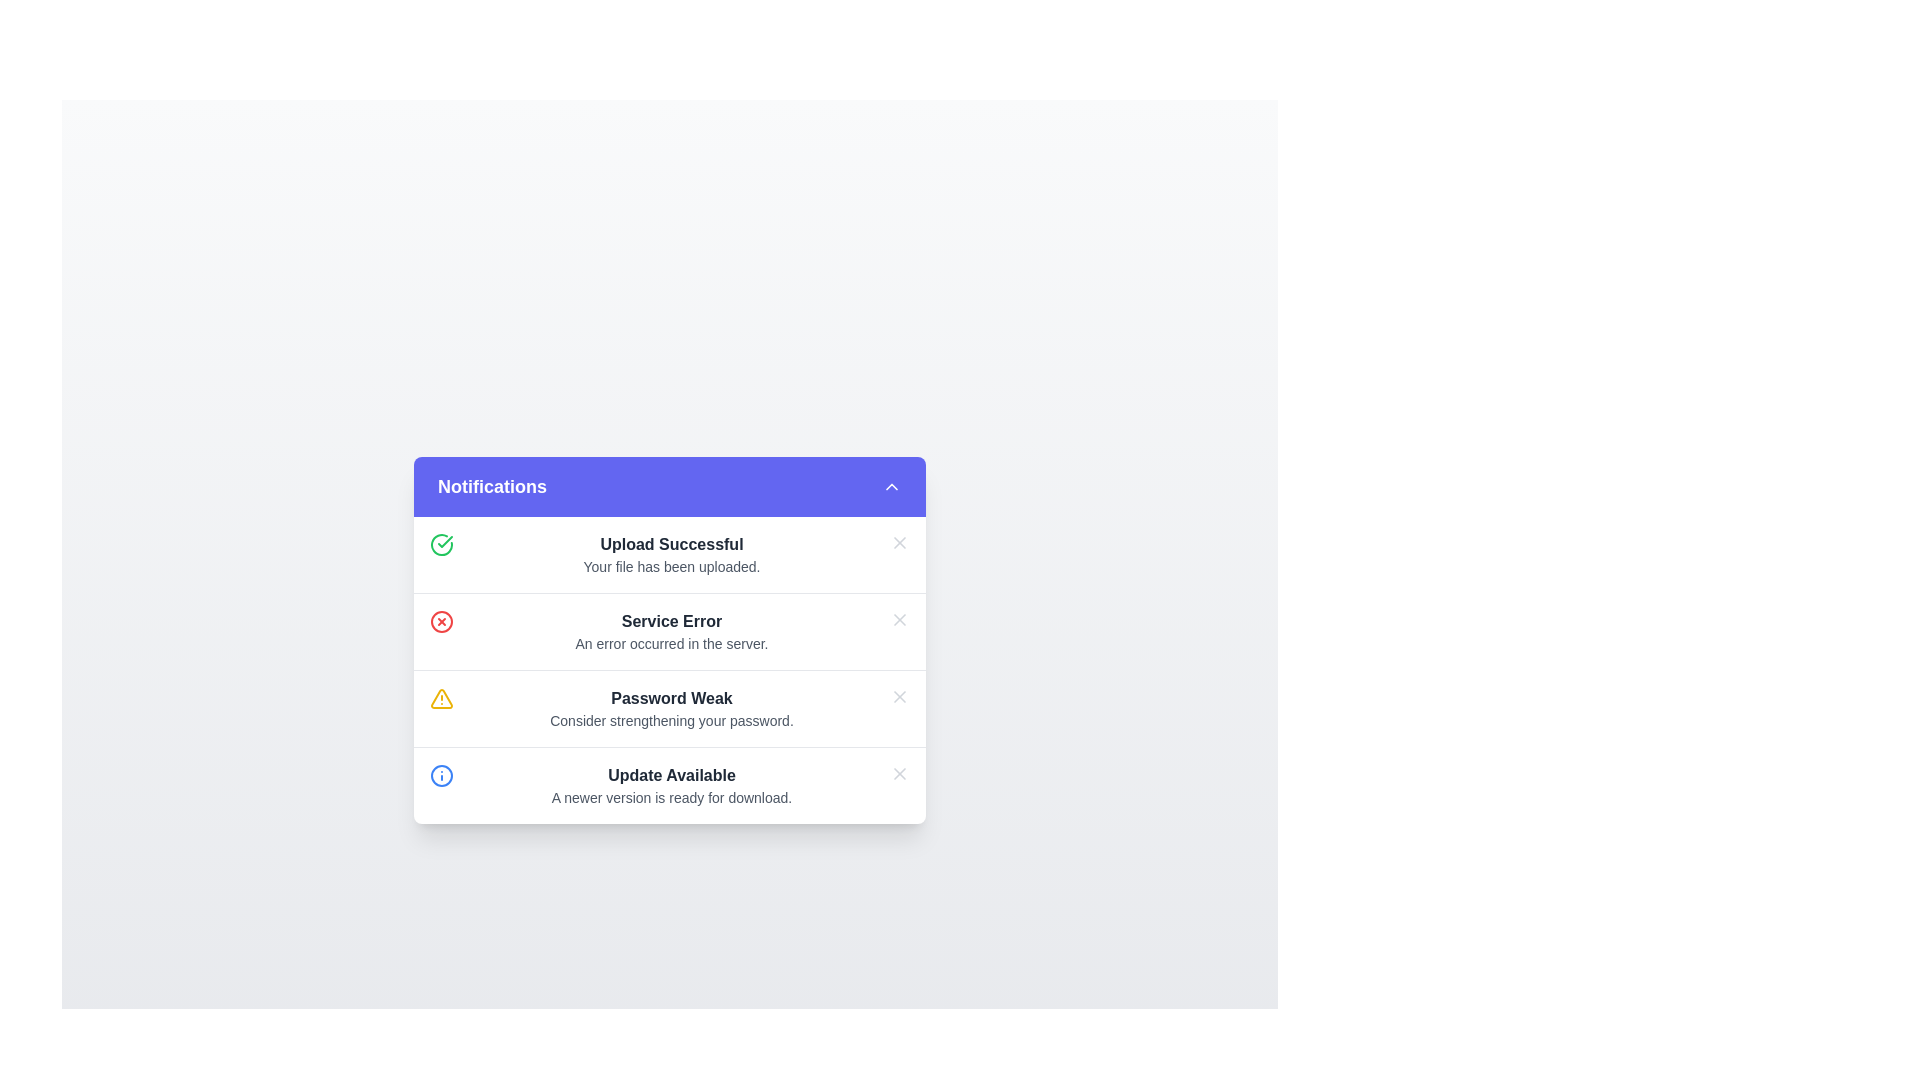 This screenshot has height=1080, width=1920. Describe the element at coordinates (670, 554) in the screenshot. I see `the notification item indicating a successful file upload located beneath the 'Notifications' header` at that location.